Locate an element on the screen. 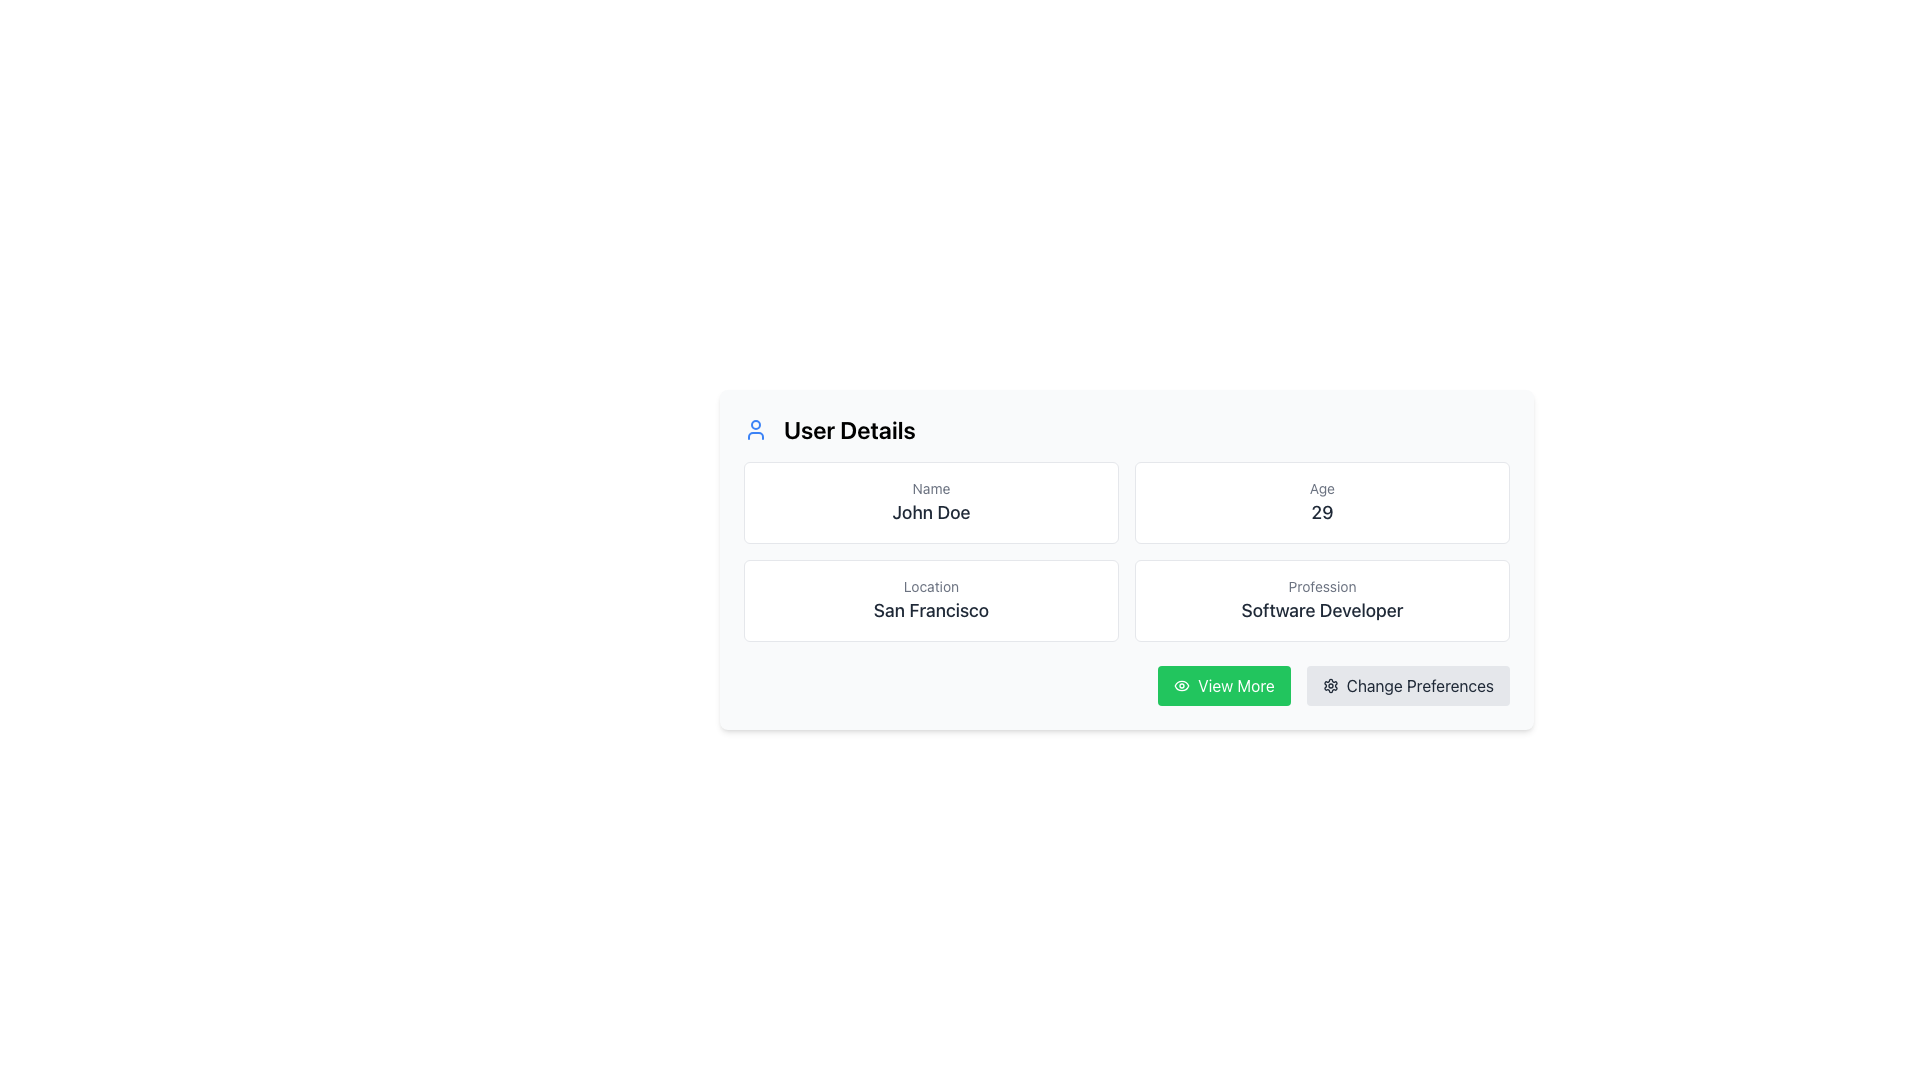 This screenshot has height=1080, width=1920. the text label displaying the number '29' in bold font, which is located in the 'Age' card at the top-right of the grid is located at coordinates (1322, 512).